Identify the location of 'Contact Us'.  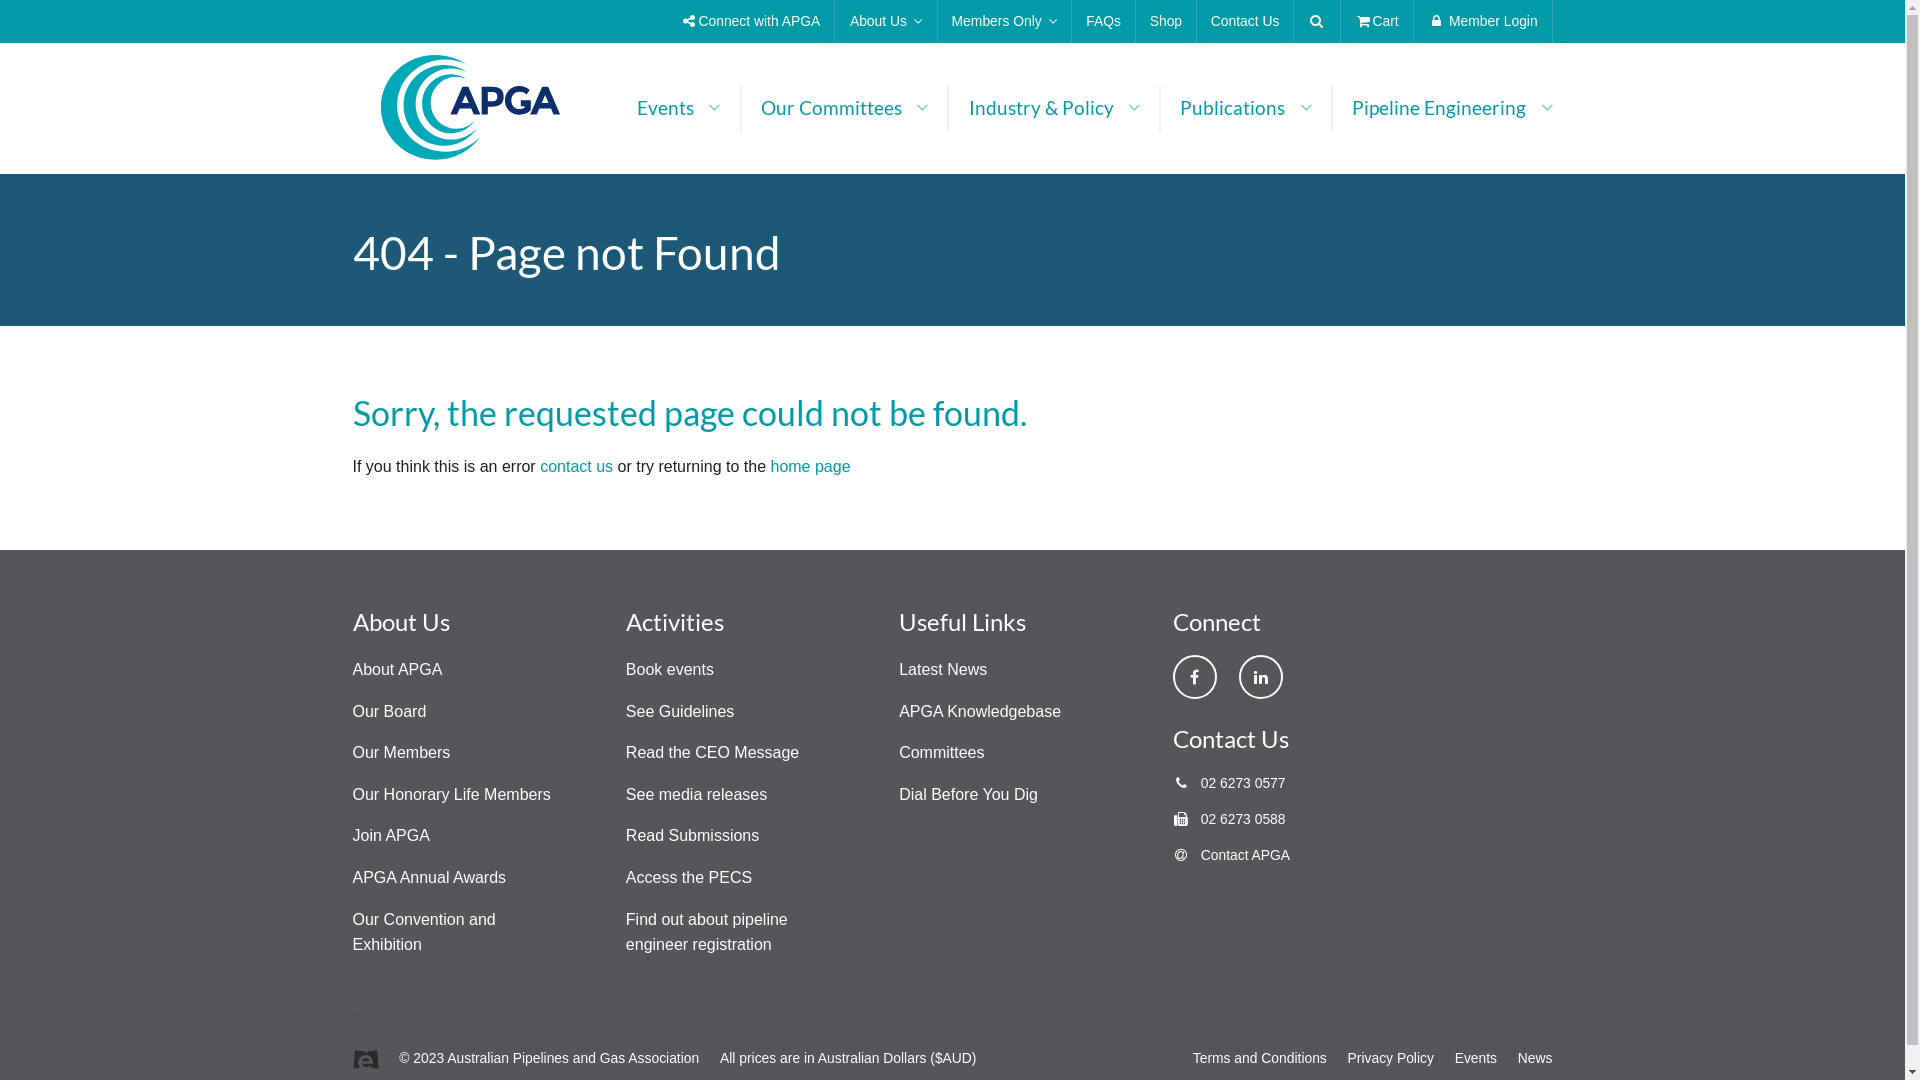
(1243, 21).